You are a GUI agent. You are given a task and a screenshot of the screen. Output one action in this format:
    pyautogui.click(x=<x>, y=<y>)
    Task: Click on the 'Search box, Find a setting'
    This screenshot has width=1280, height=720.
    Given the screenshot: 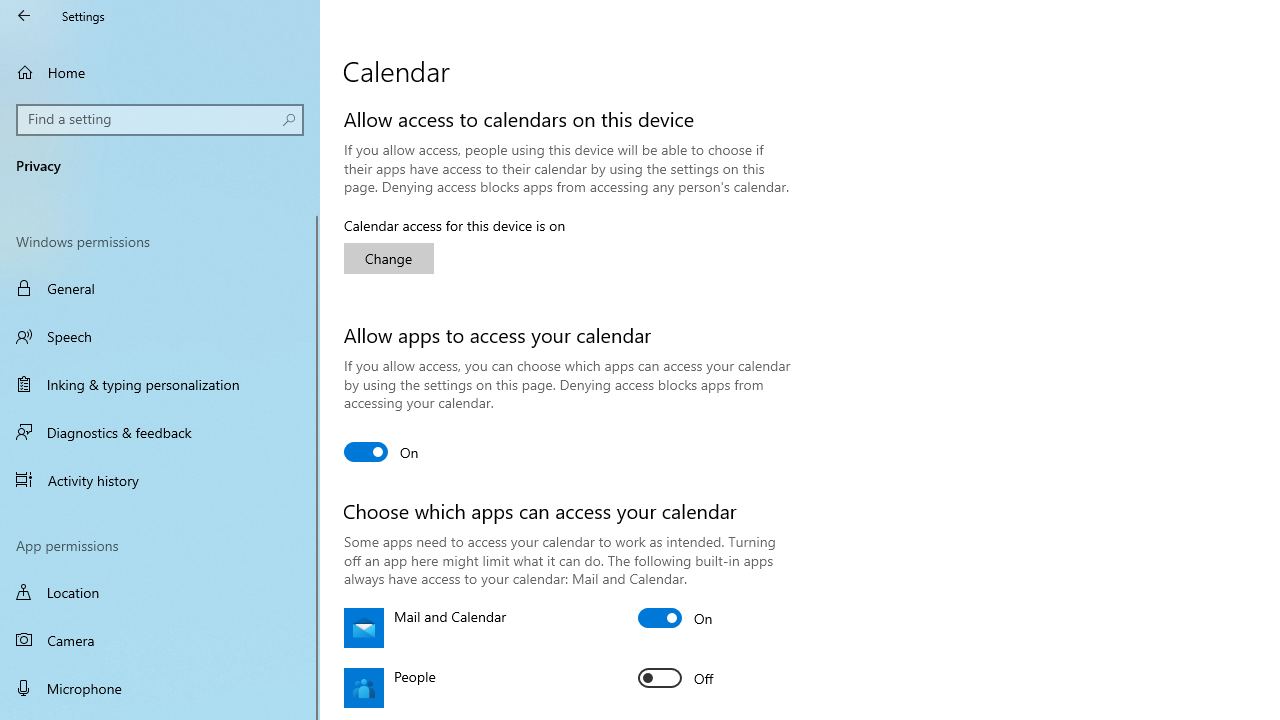 What is the action you would take?
    pyautogui.click(x=160, y=119)
    